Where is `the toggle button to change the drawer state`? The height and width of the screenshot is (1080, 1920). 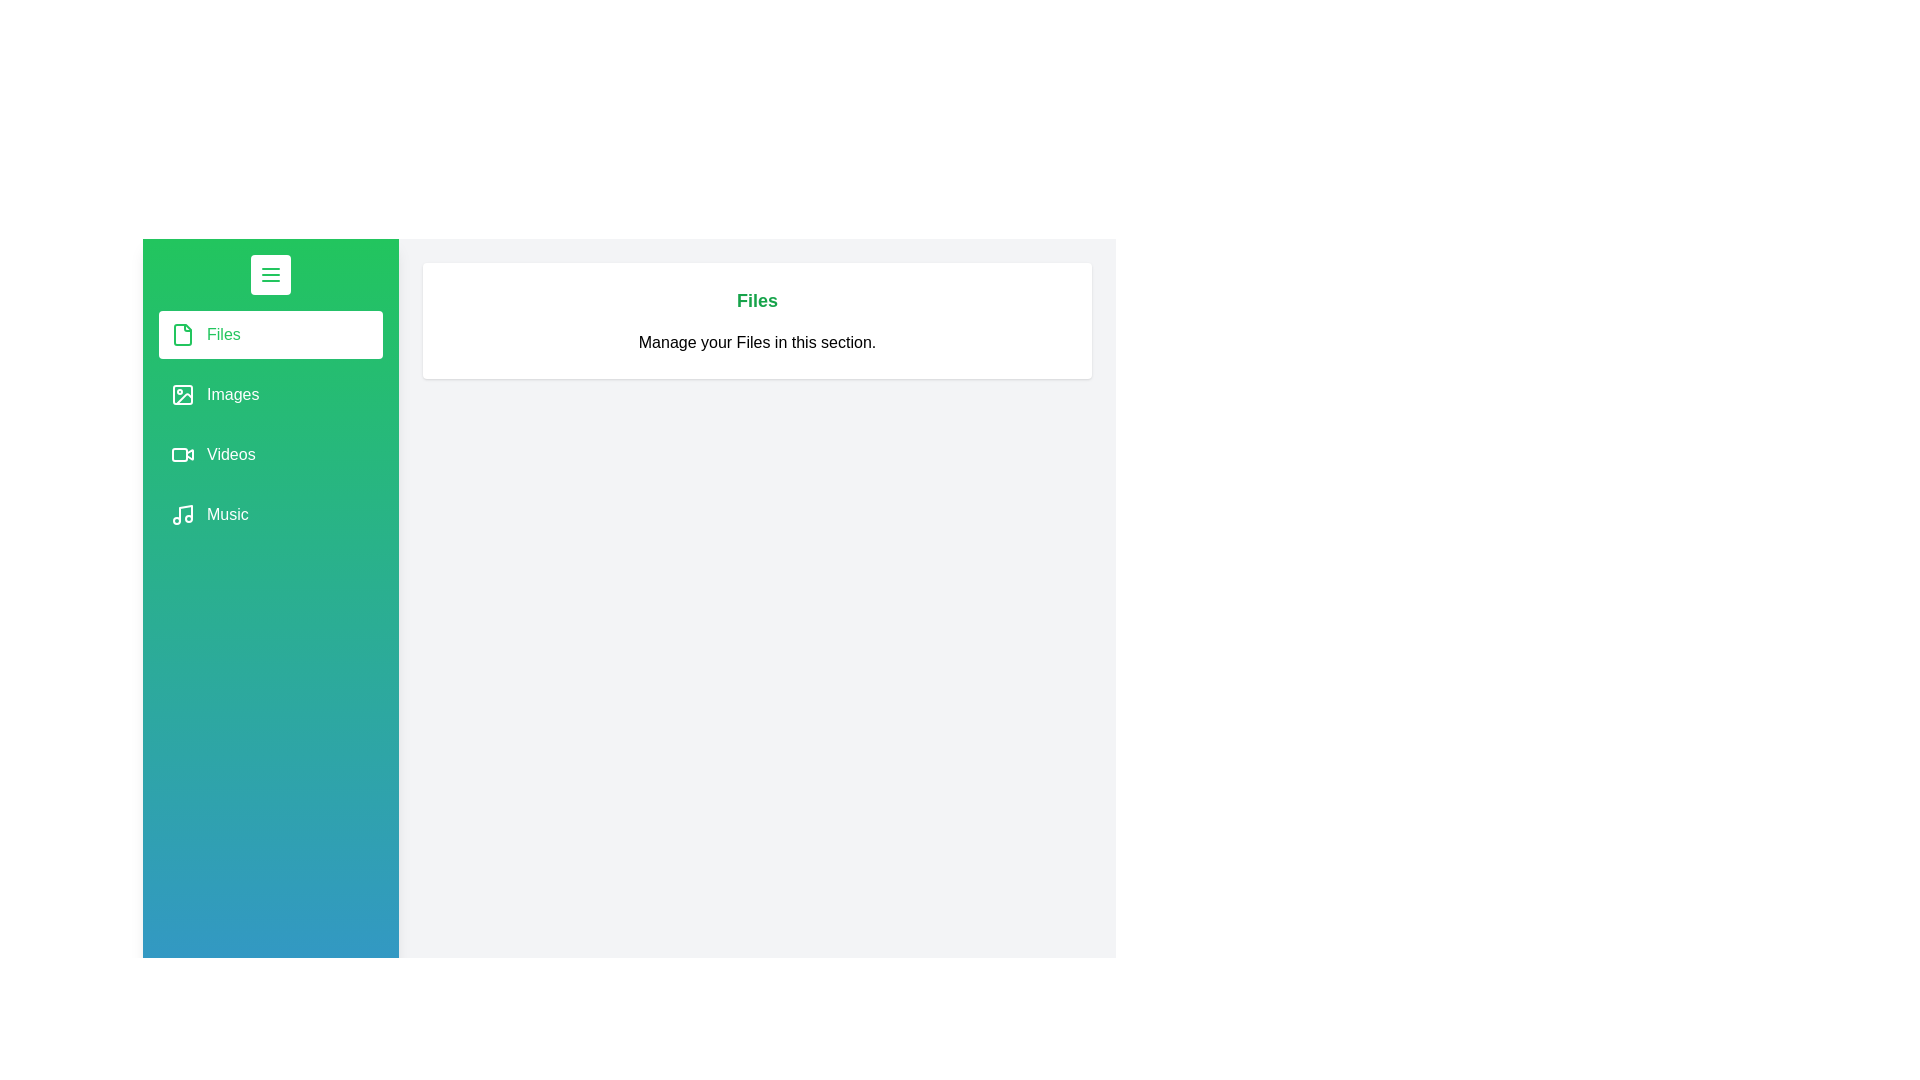
the toggle button to change the drawer state is located at coordinates (269, 274).